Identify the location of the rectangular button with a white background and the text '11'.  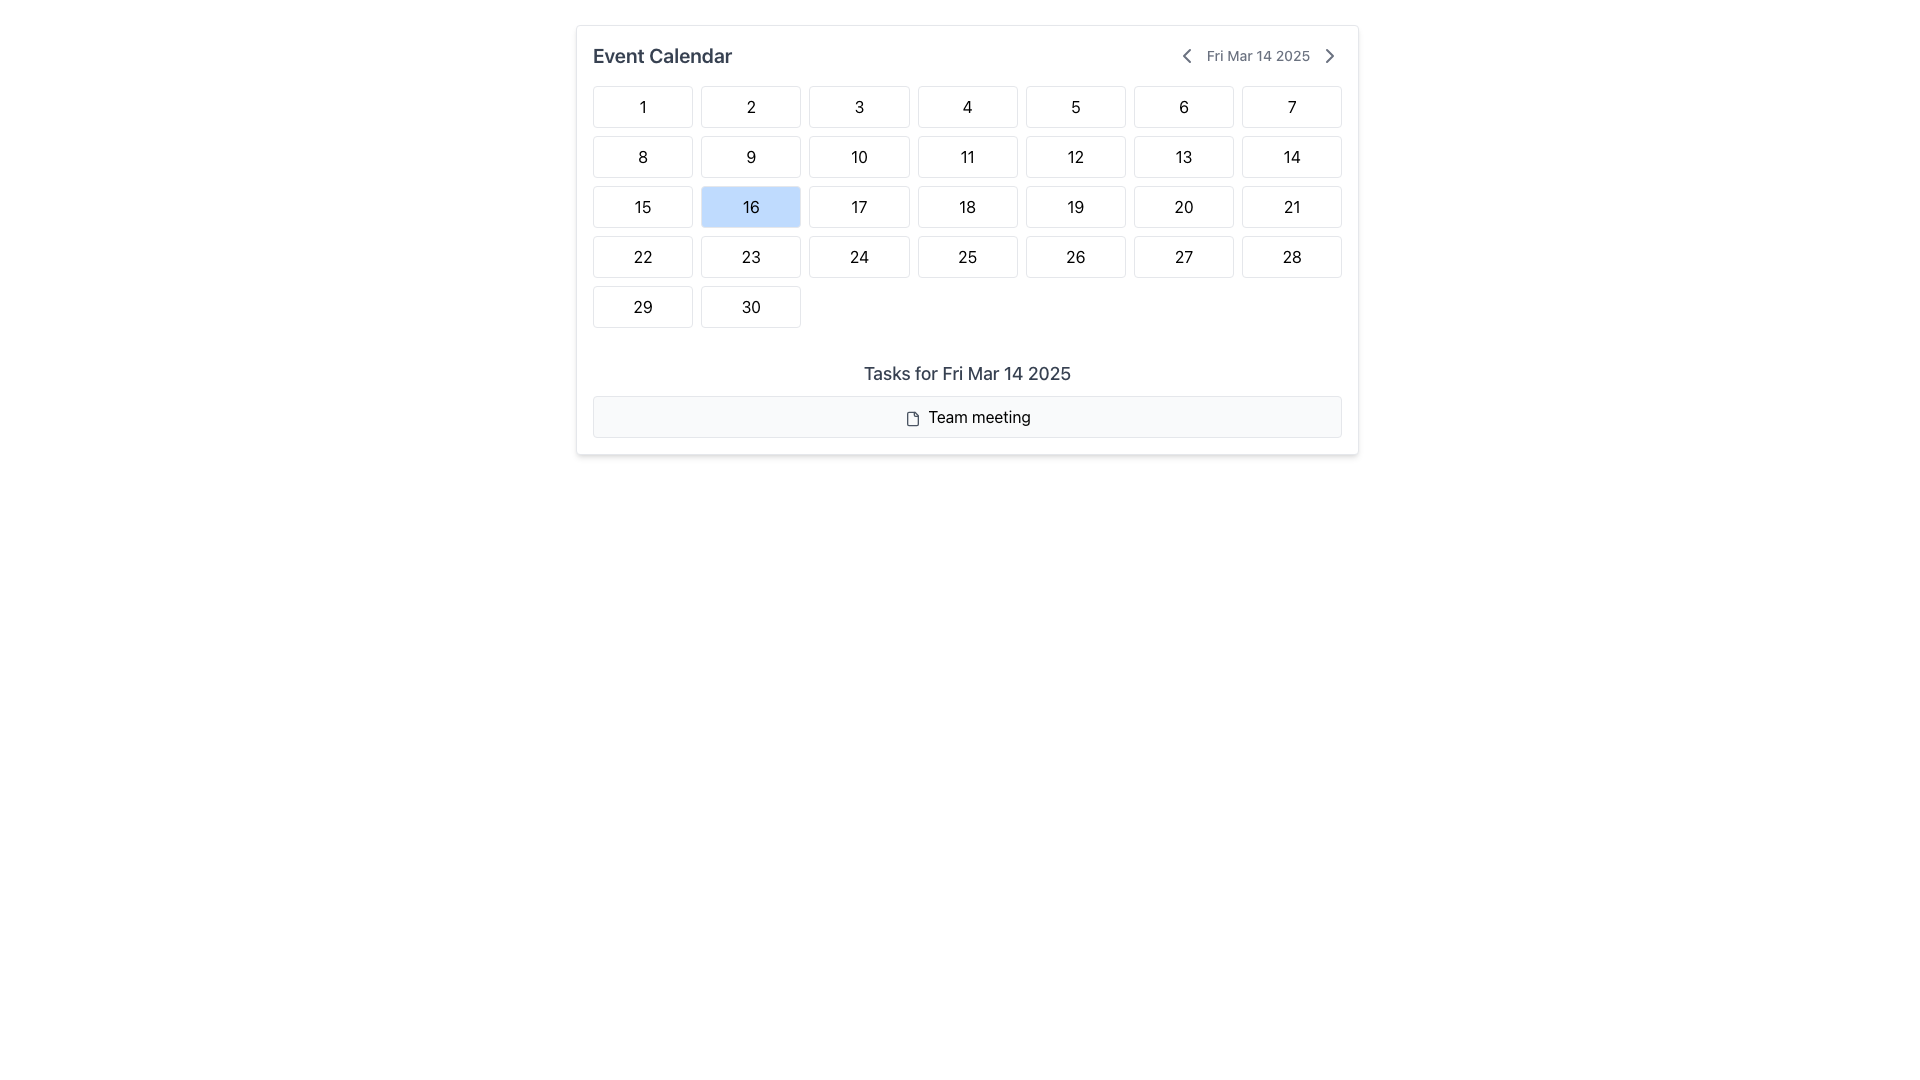
(967, 156).